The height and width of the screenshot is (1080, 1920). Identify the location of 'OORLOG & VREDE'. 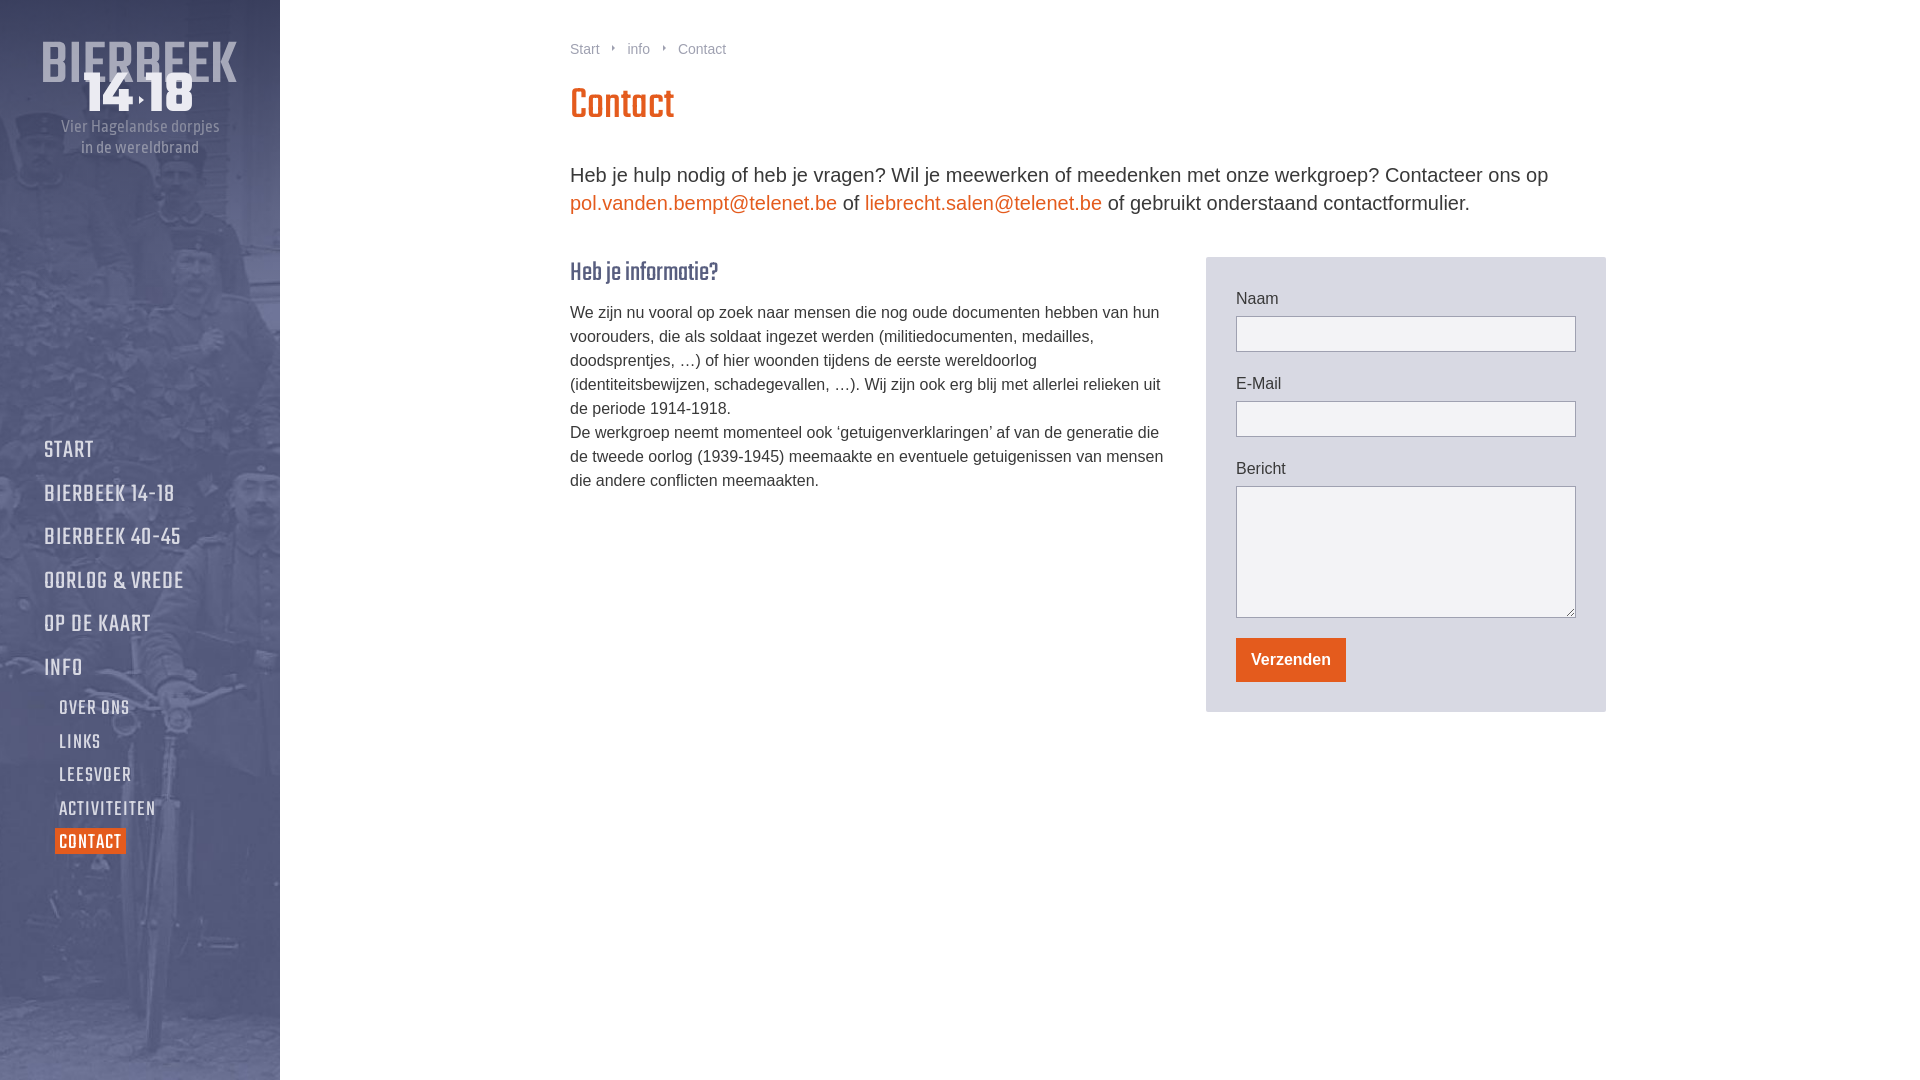
(113, 582).